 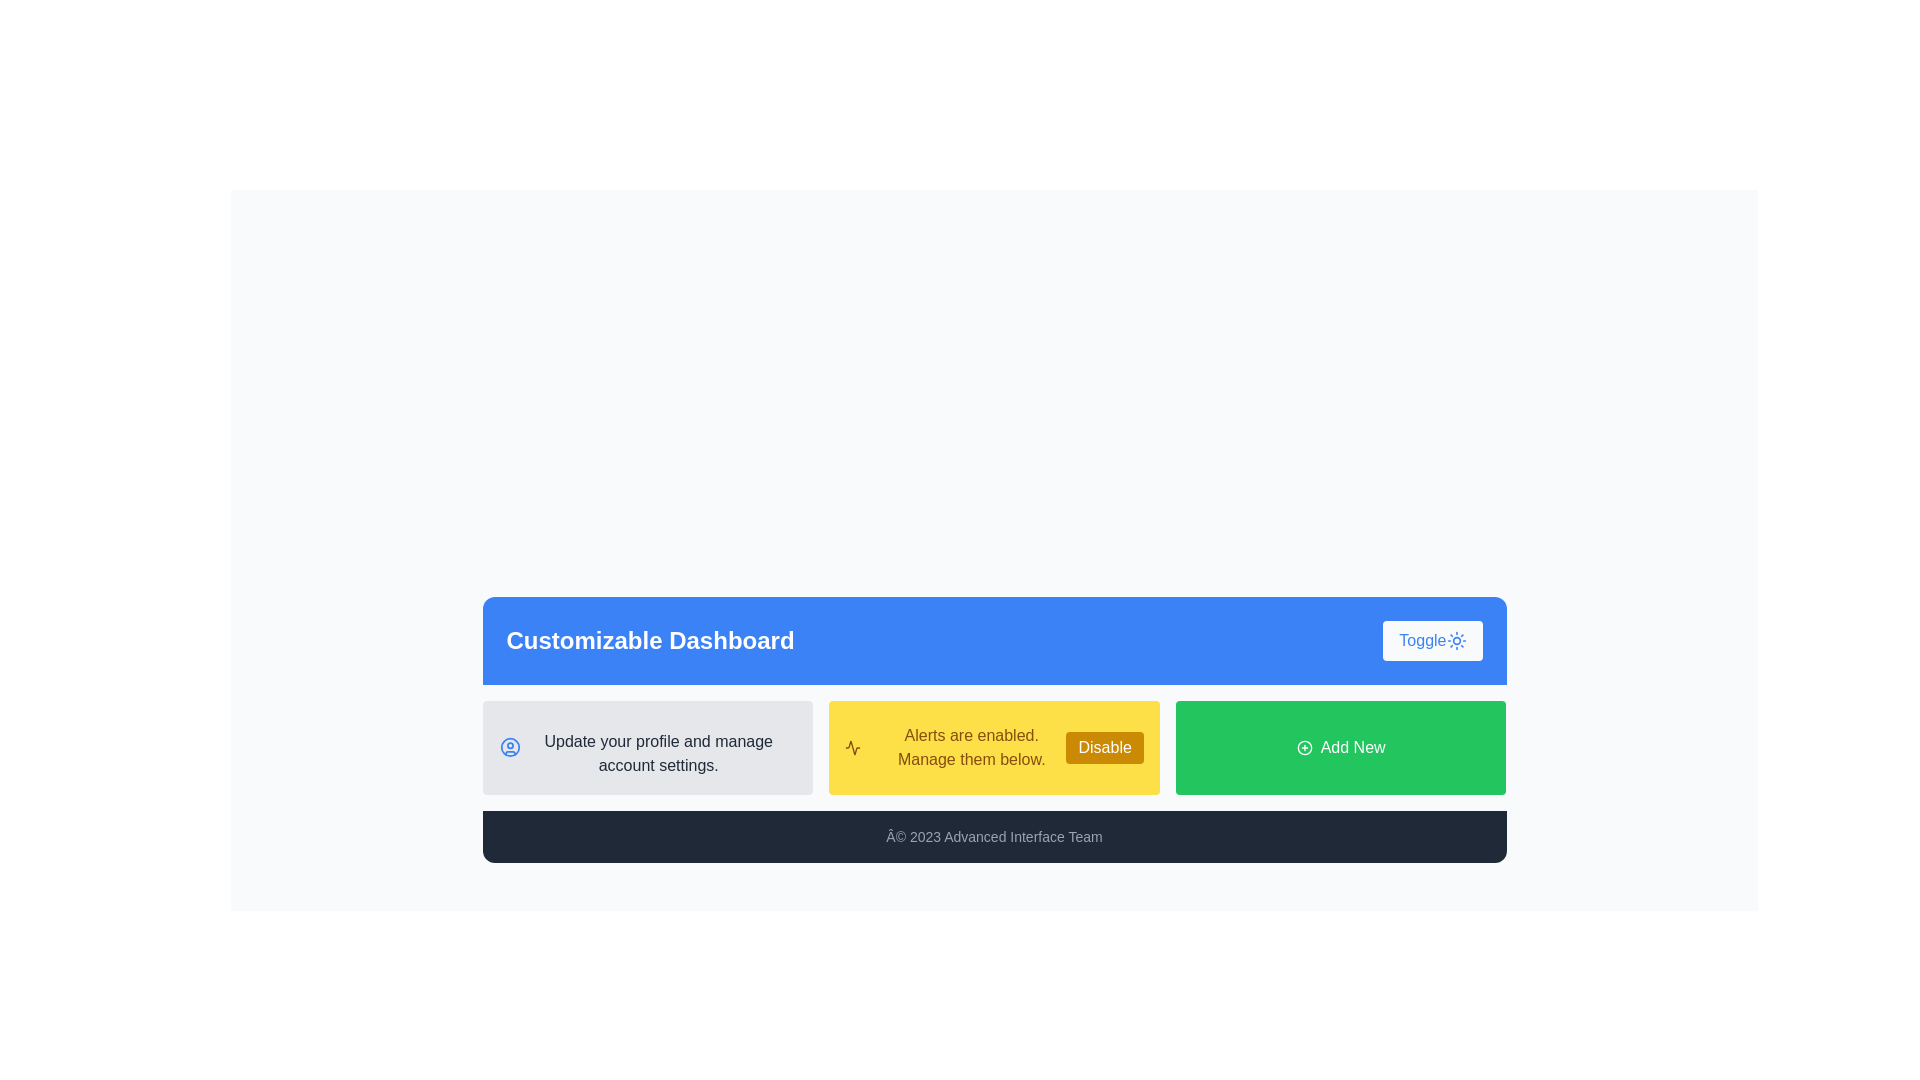 I want to click on the circular graphical icon resembling a user or profile picture, which has a blue circular outline and is located on the left side of the gray rectangular box containing the text 'Update your profile and manage account settings.', so click(x=510, y=748).